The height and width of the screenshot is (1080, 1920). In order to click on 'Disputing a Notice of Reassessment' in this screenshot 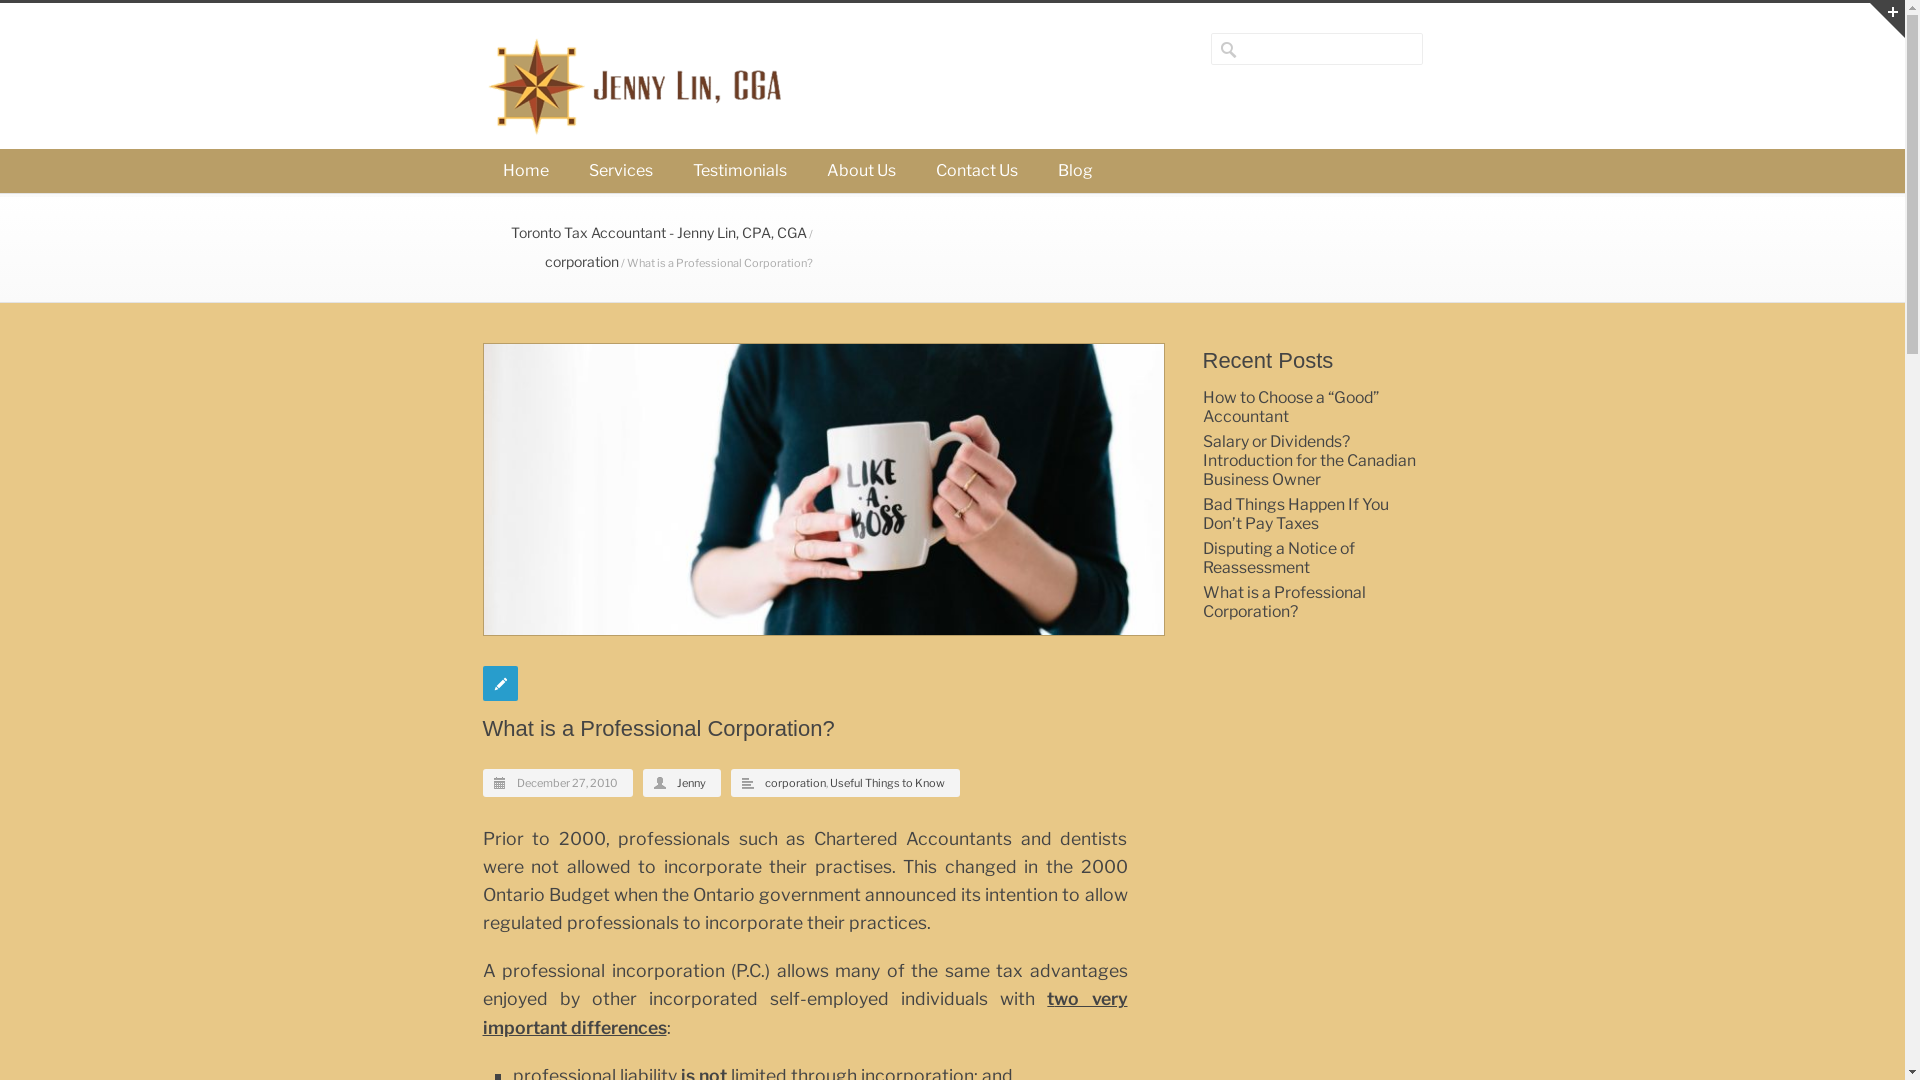, I will do `click(1276, 558)`.